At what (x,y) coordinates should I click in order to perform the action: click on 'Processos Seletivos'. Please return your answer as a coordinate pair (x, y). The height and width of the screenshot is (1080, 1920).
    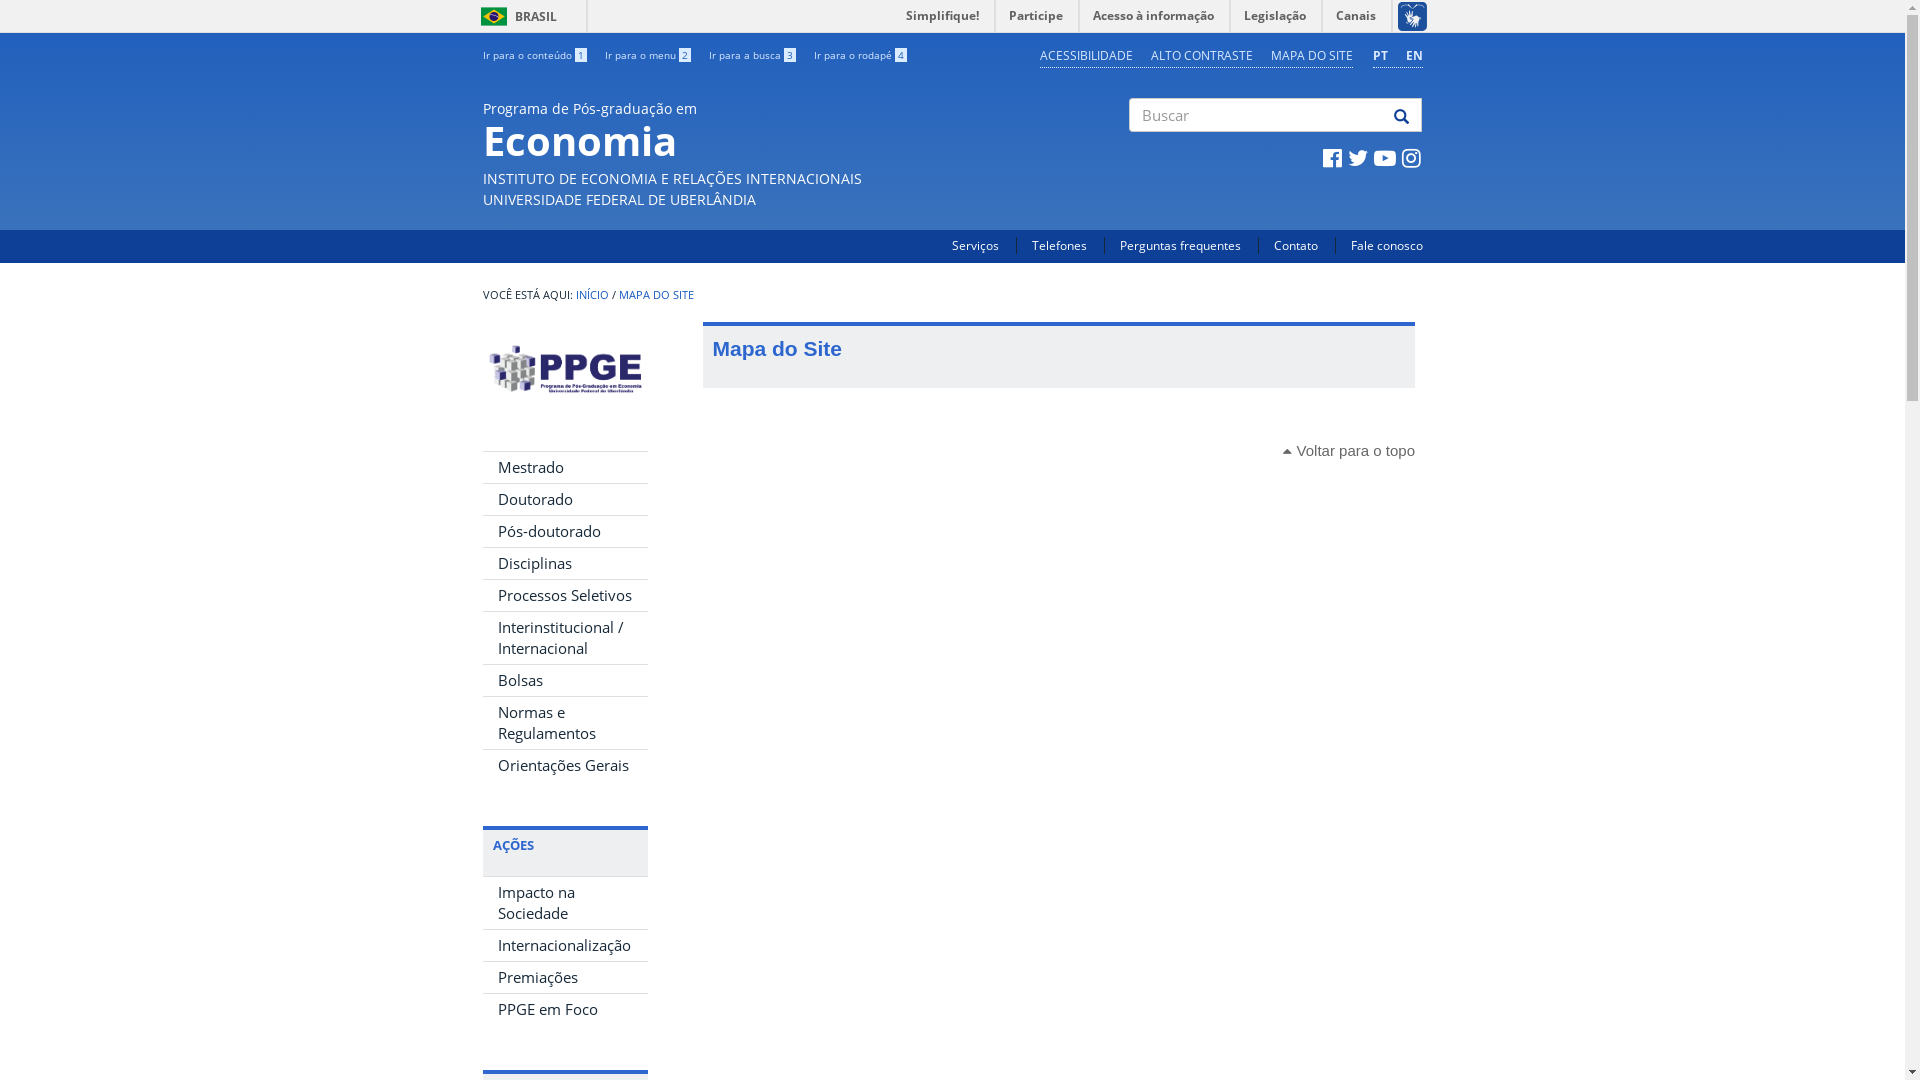
    Looking at the image, I should click on (563, 594).